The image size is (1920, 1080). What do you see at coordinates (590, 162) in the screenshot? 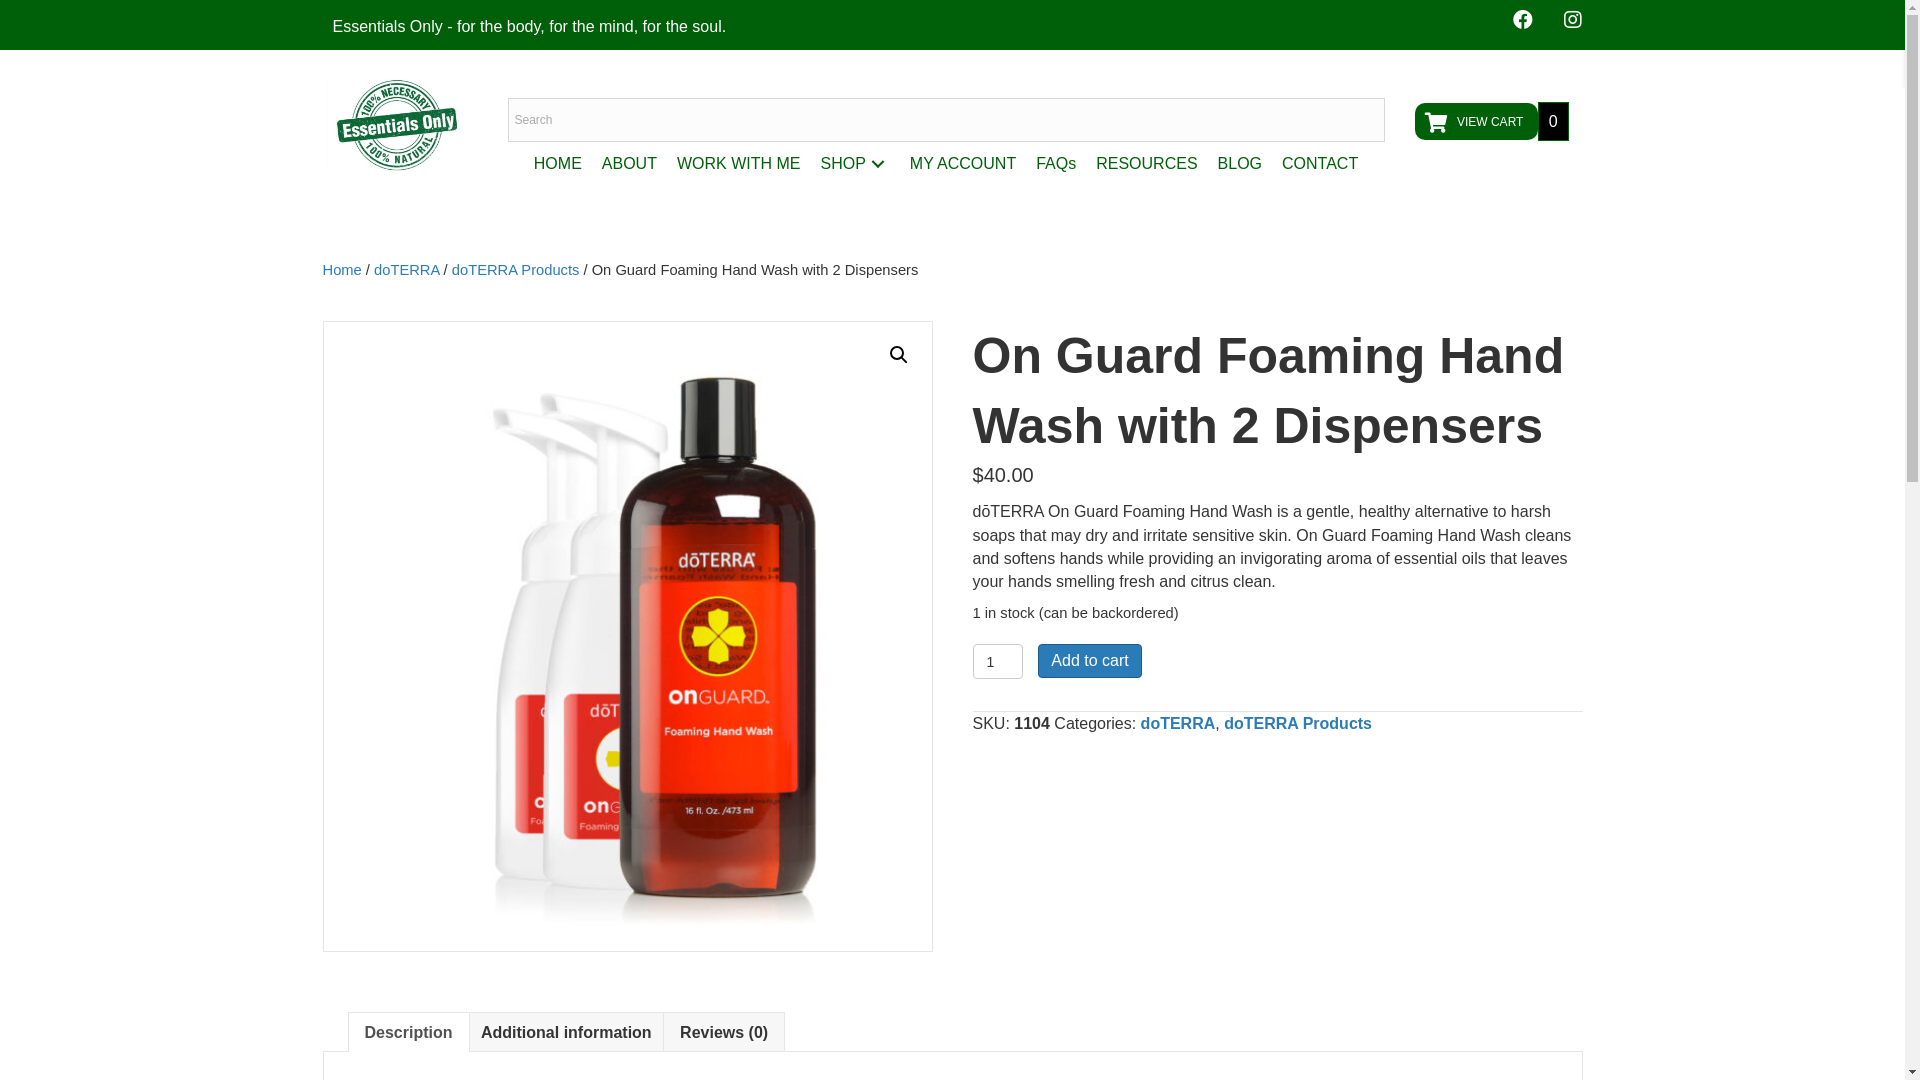
I see `'ABOUT'` at bounding box center [590, 162].